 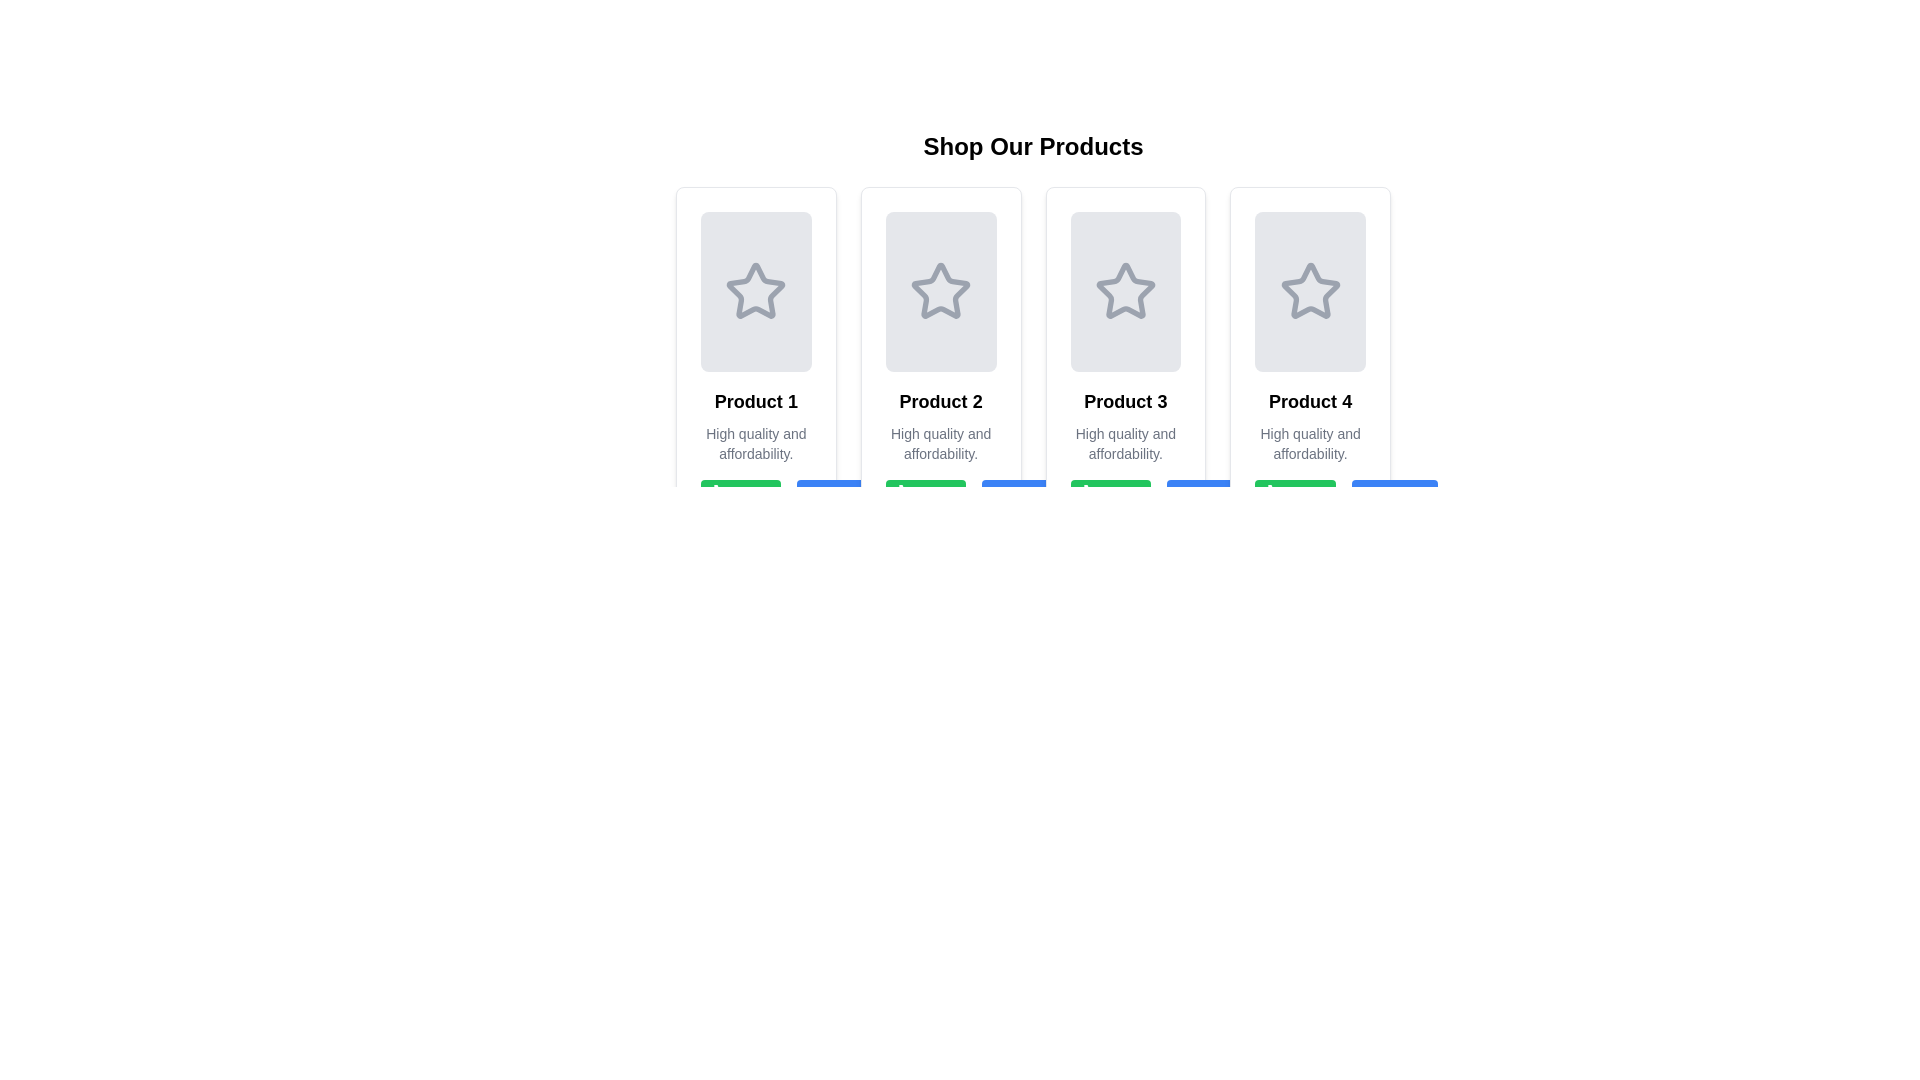 I want to click on shopping cart icon located on the leftmost side of the 'Add' button under the 'Product 3' panel, so click(x=1093, y=495).